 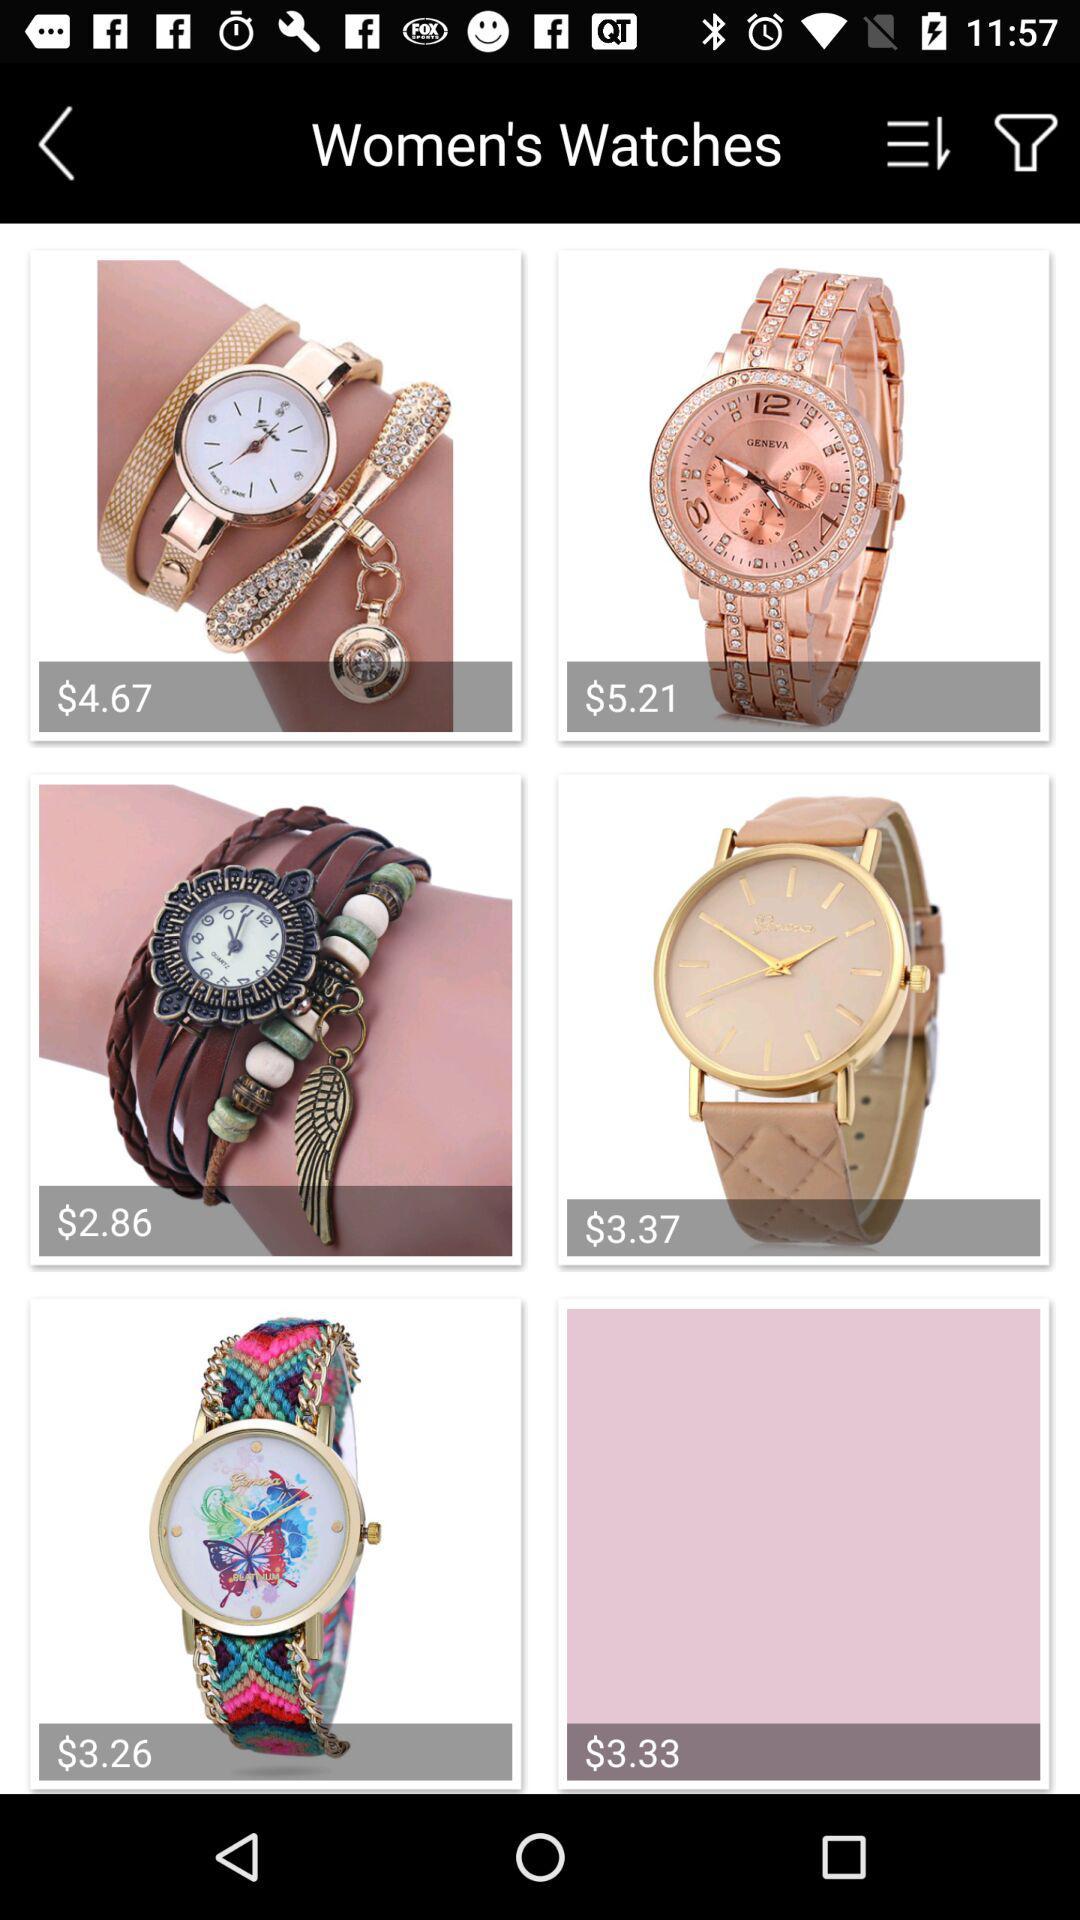 I want to click on the arrow_backward icon, so click(x=55, y=142).